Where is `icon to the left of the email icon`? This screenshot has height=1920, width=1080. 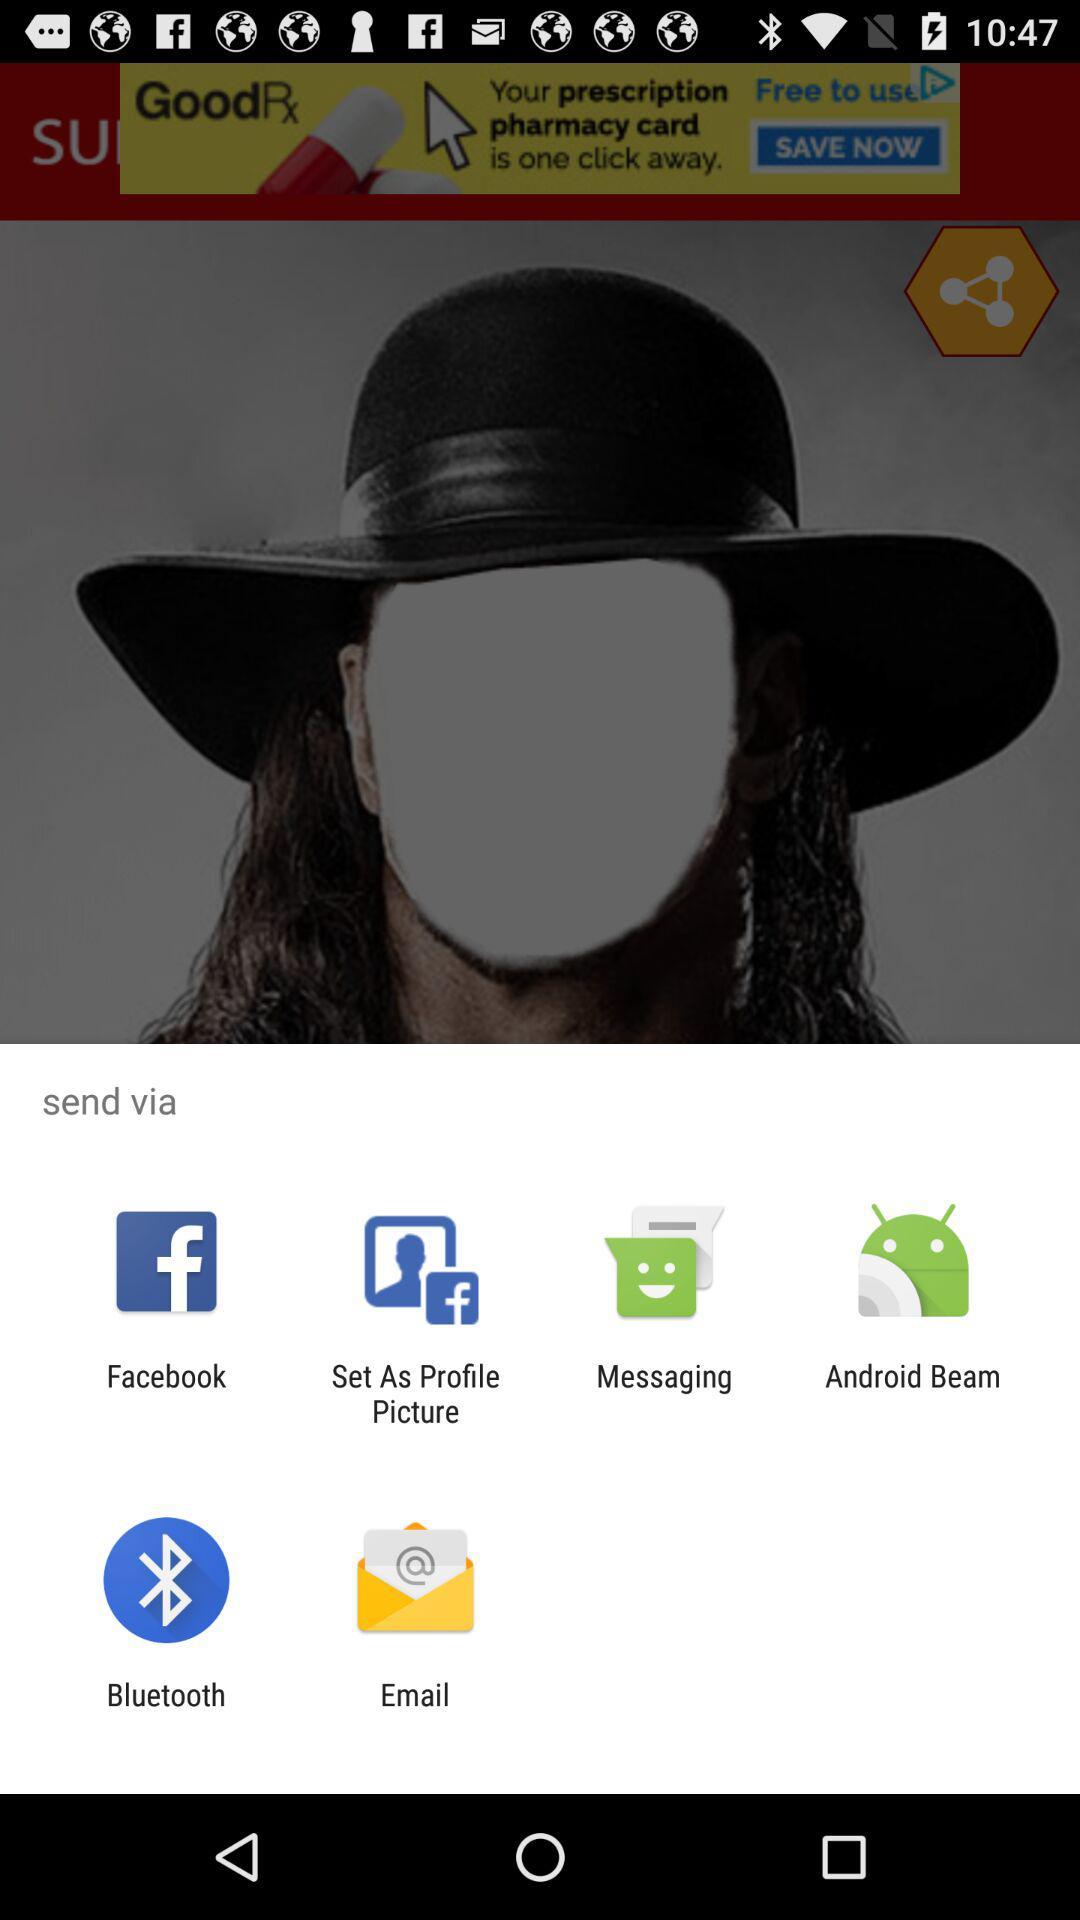 icon to the left of the email icon is located at coordinates (165, 1711).